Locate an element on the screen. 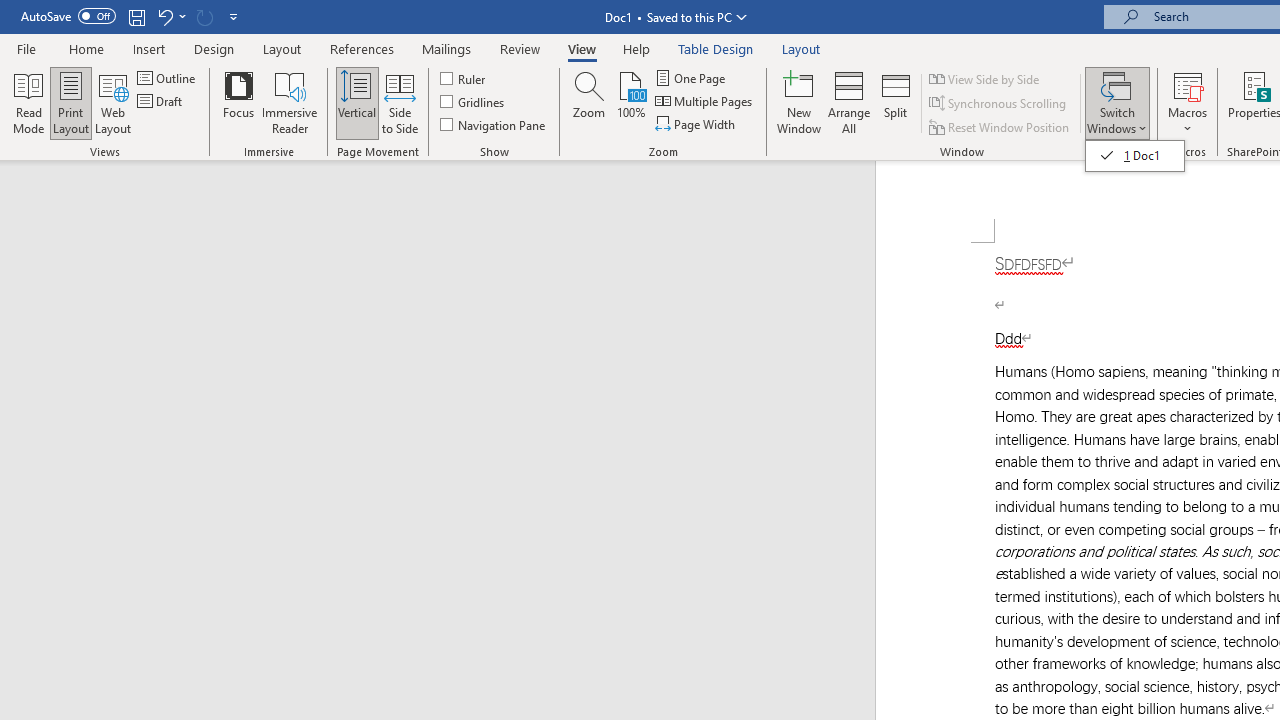  'View Side by Side' is located at coordinates (985, 78).